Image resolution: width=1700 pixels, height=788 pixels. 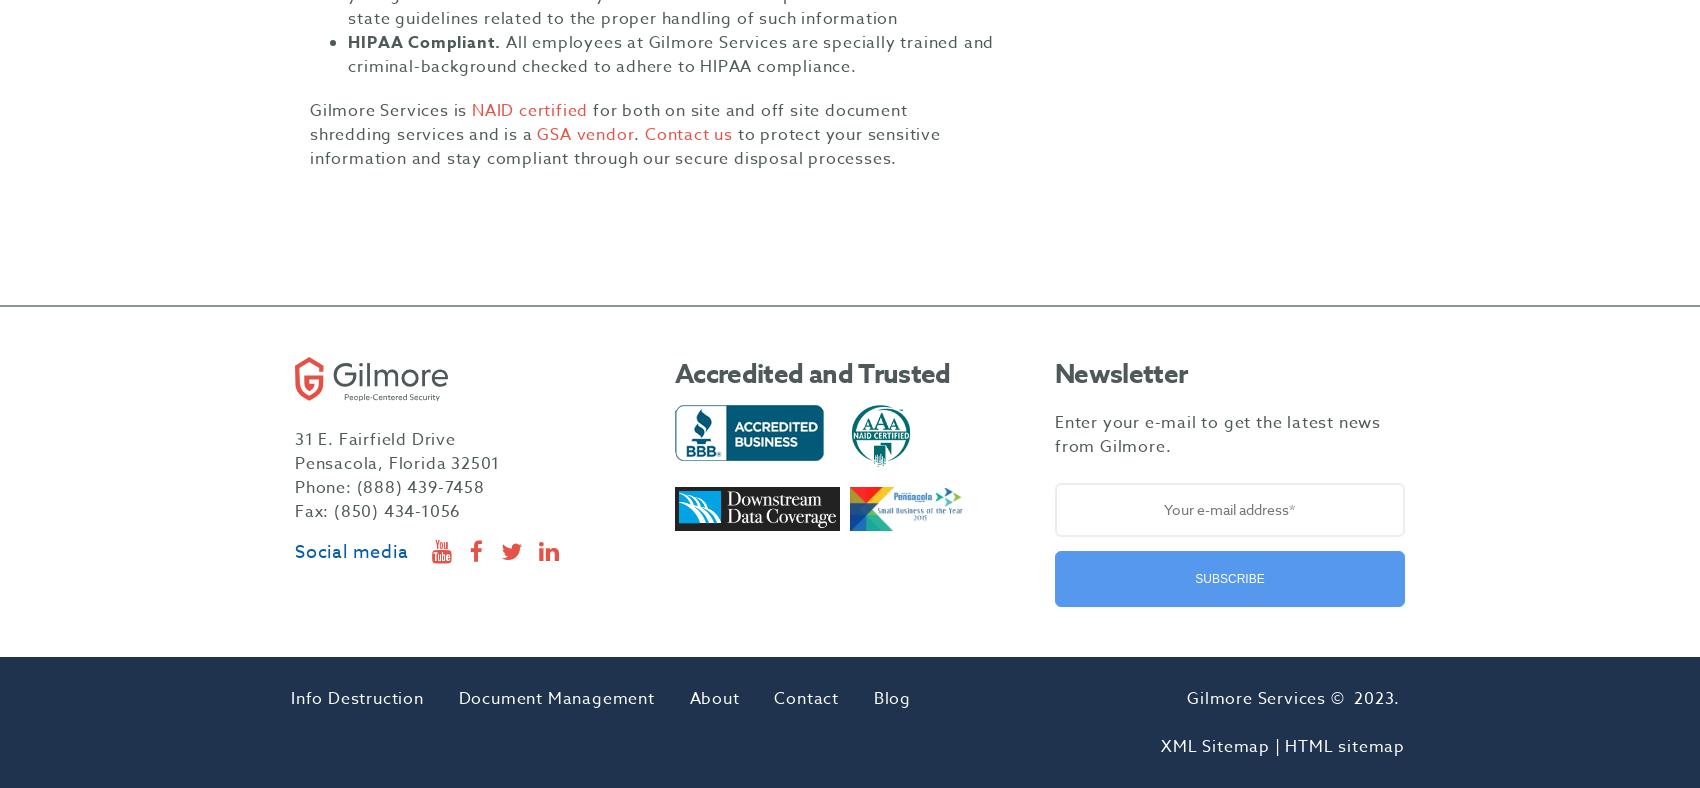 What do you see at coordinates (1053, 433) in the screenshot?
I see `'Enter your e-mail to get the latest news from Gilmore.'` at bounding box center [1053, 433].